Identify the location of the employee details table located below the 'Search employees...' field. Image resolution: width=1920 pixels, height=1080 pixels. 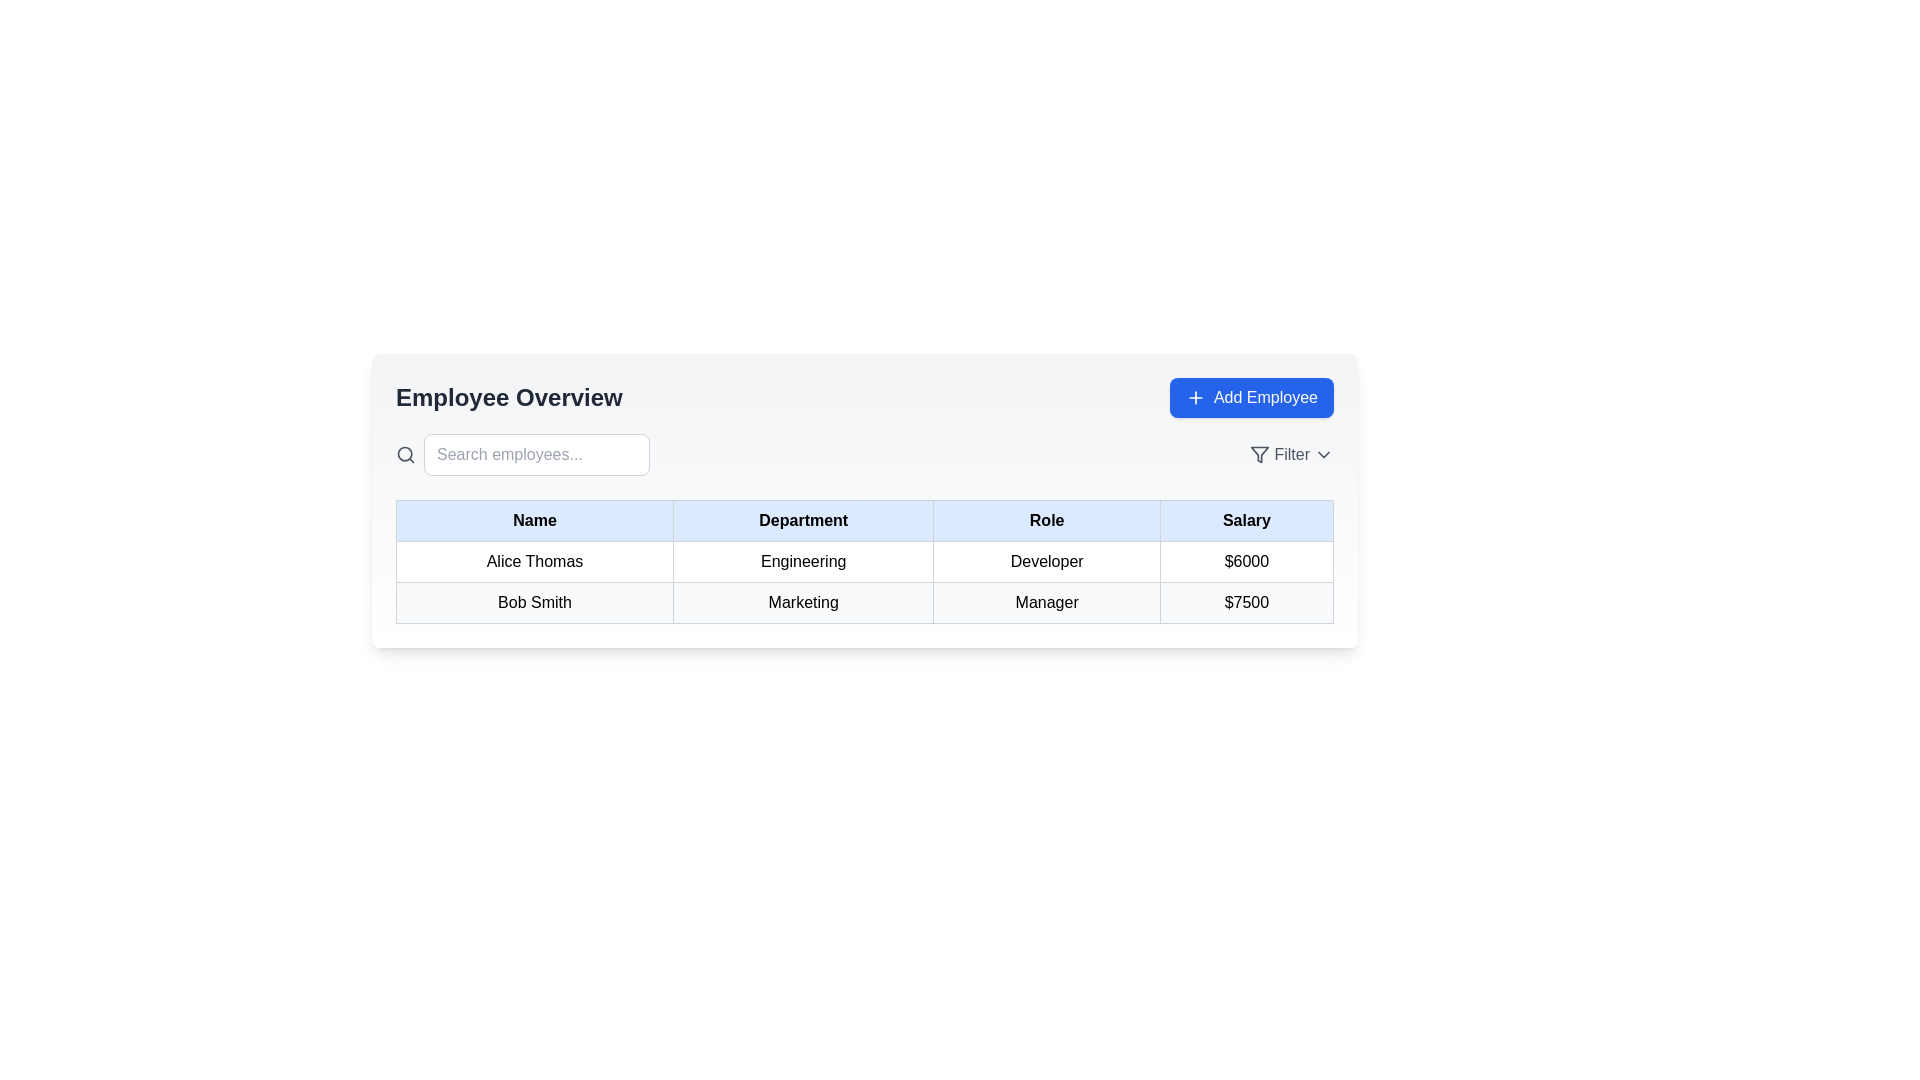
(864, 562).